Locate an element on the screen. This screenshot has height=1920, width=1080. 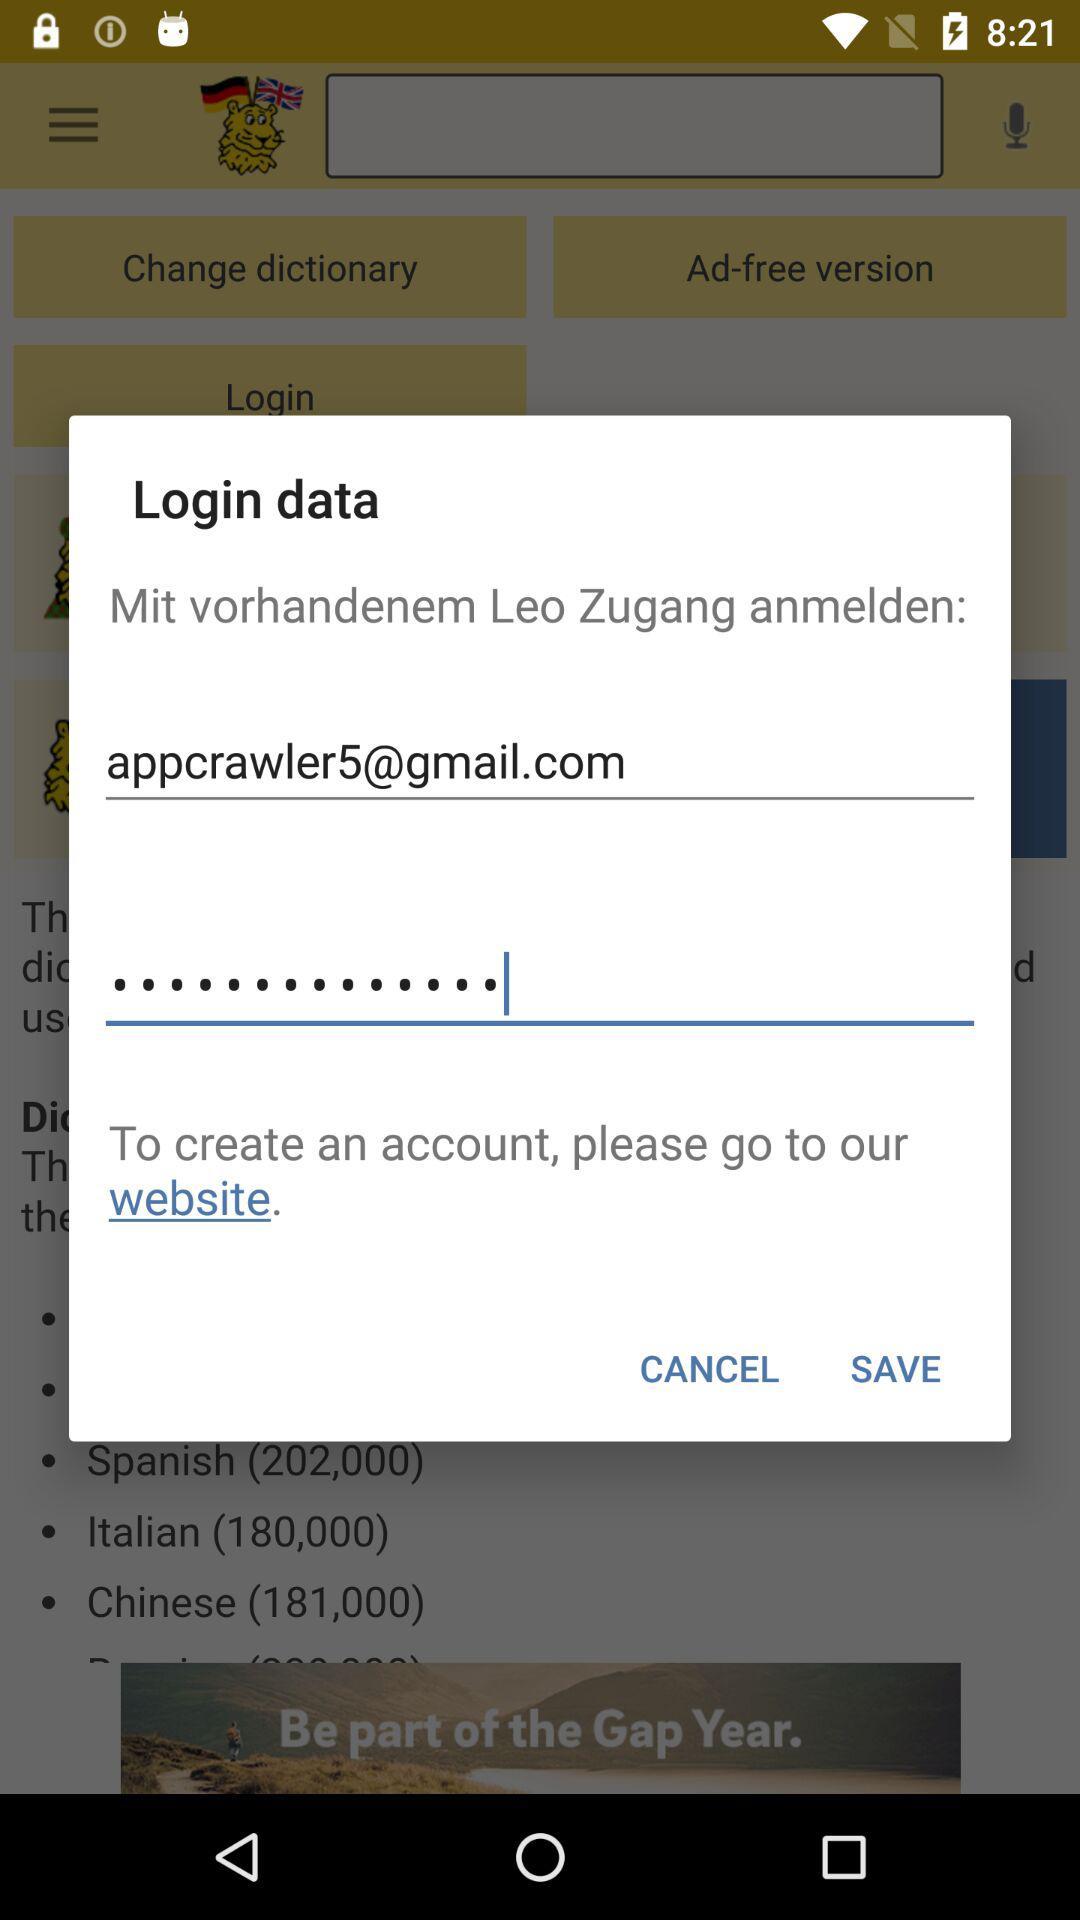
item to the right of cancel icon is located at coordinates (894, 1367).